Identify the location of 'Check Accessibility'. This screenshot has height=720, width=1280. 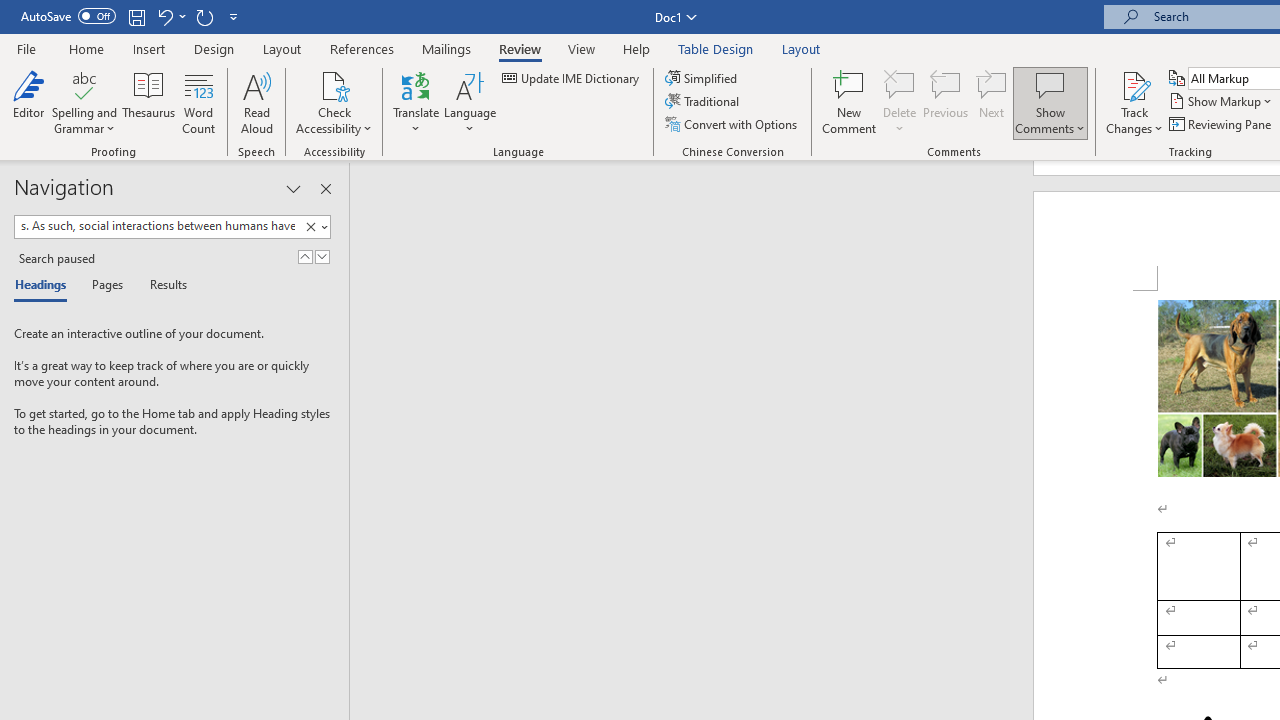
(334, 103).